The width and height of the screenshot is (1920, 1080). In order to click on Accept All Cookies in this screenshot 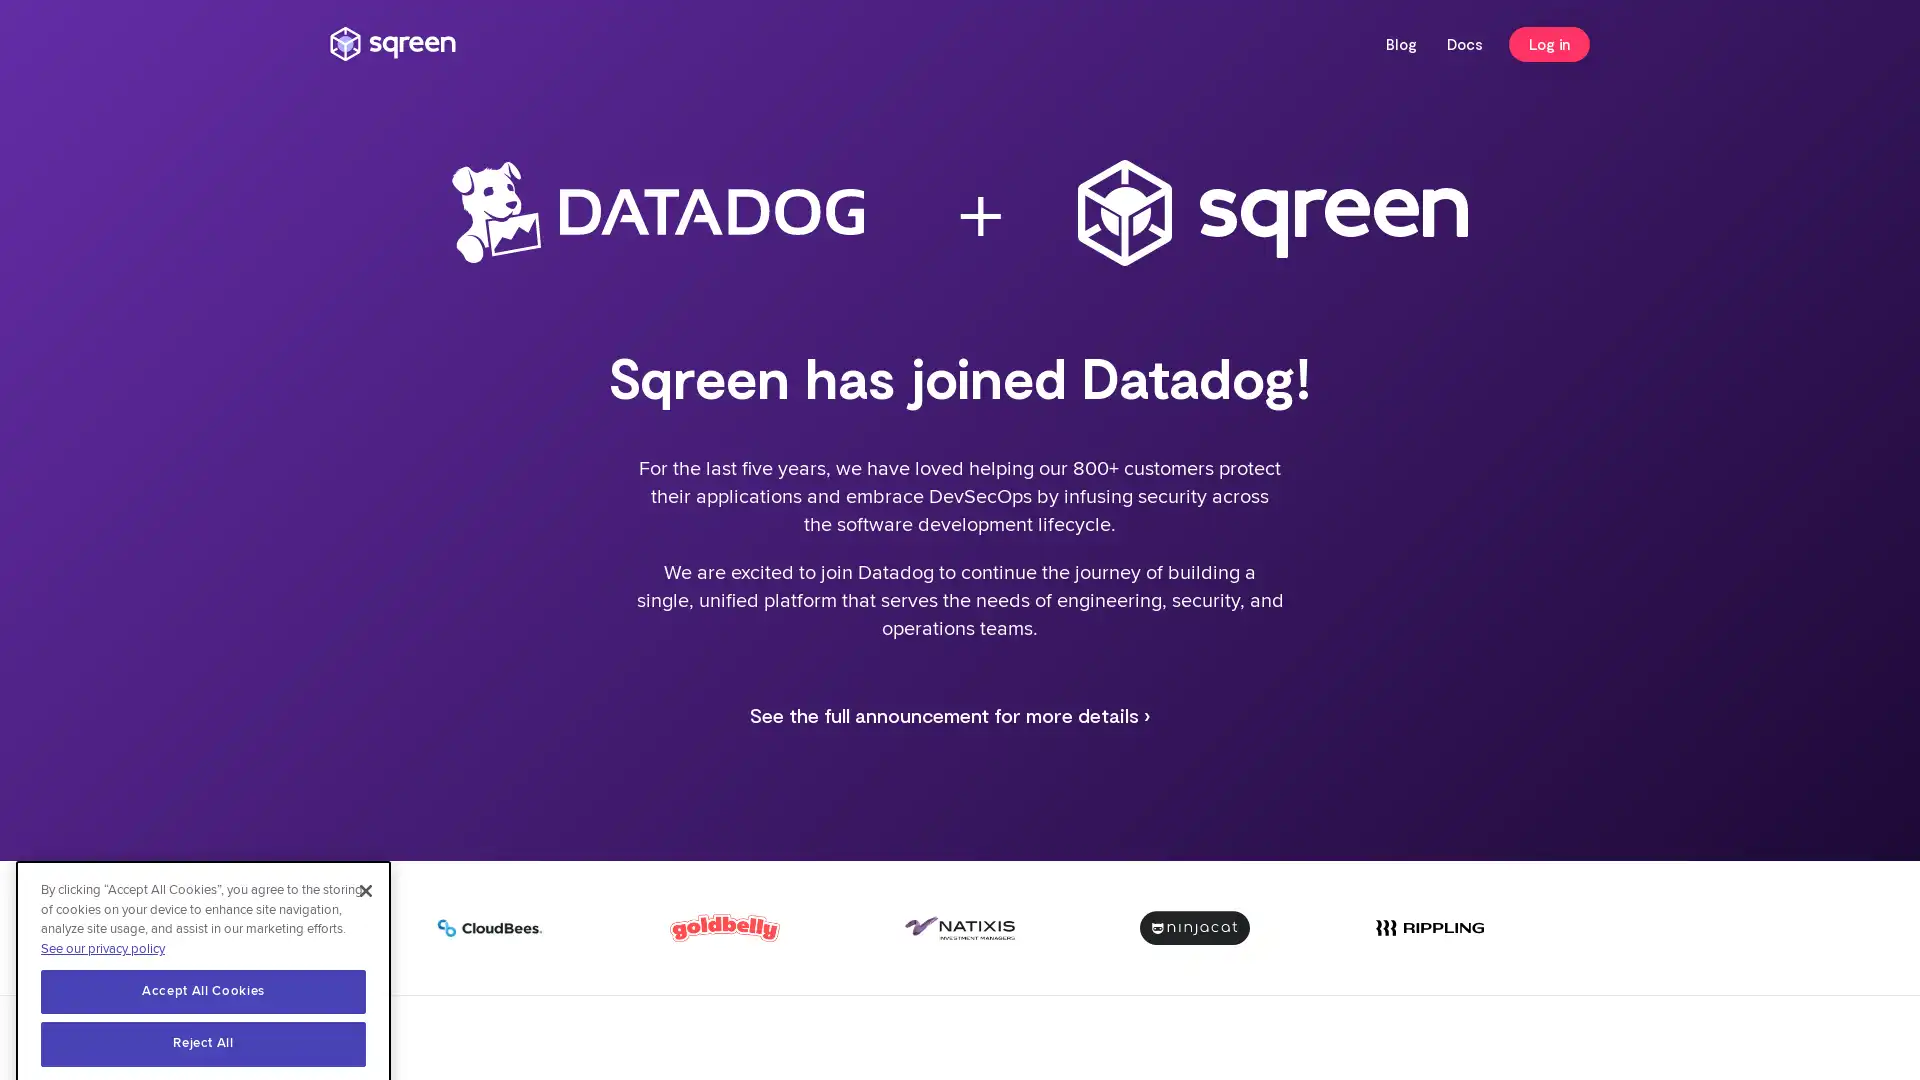, I will do `click(203, 951)`.